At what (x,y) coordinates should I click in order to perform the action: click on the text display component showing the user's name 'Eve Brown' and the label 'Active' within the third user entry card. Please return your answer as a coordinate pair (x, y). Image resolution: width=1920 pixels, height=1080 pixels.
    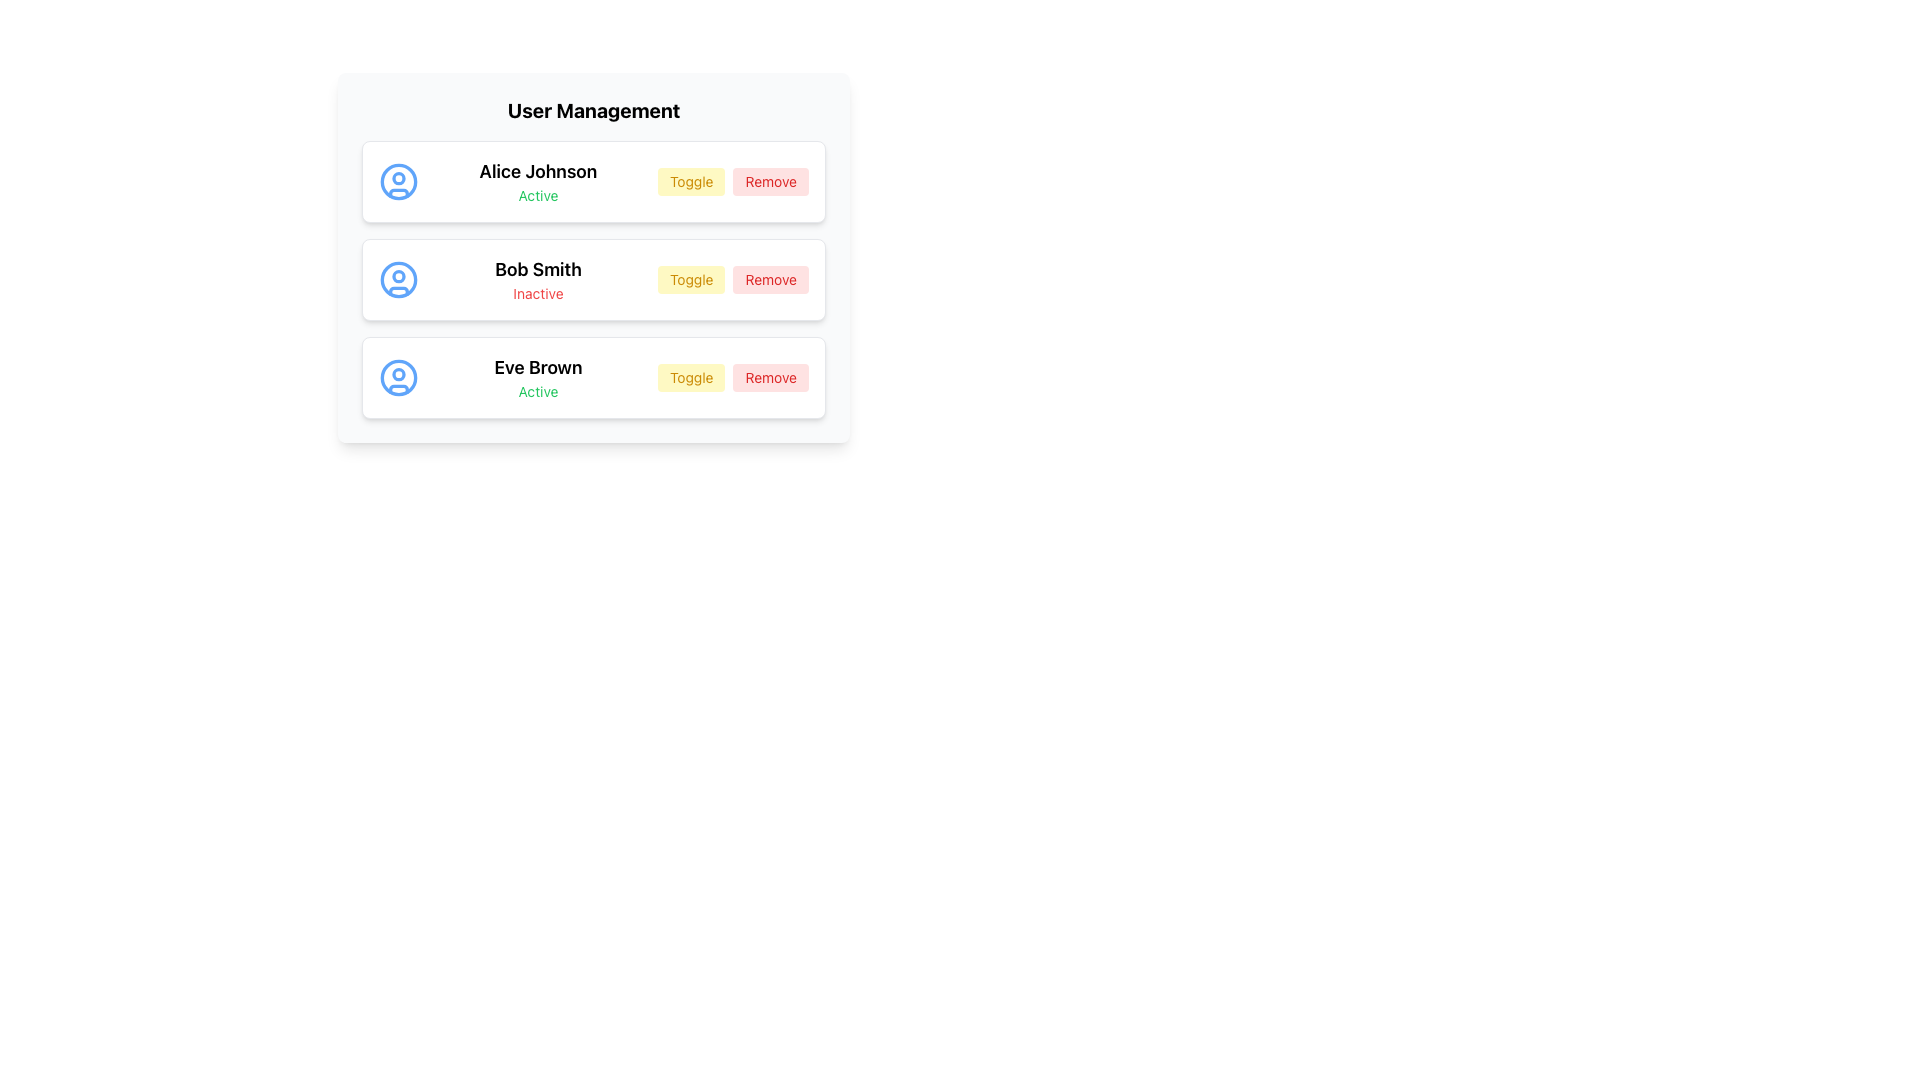
    Looking at the image, I should click on (538, 378).